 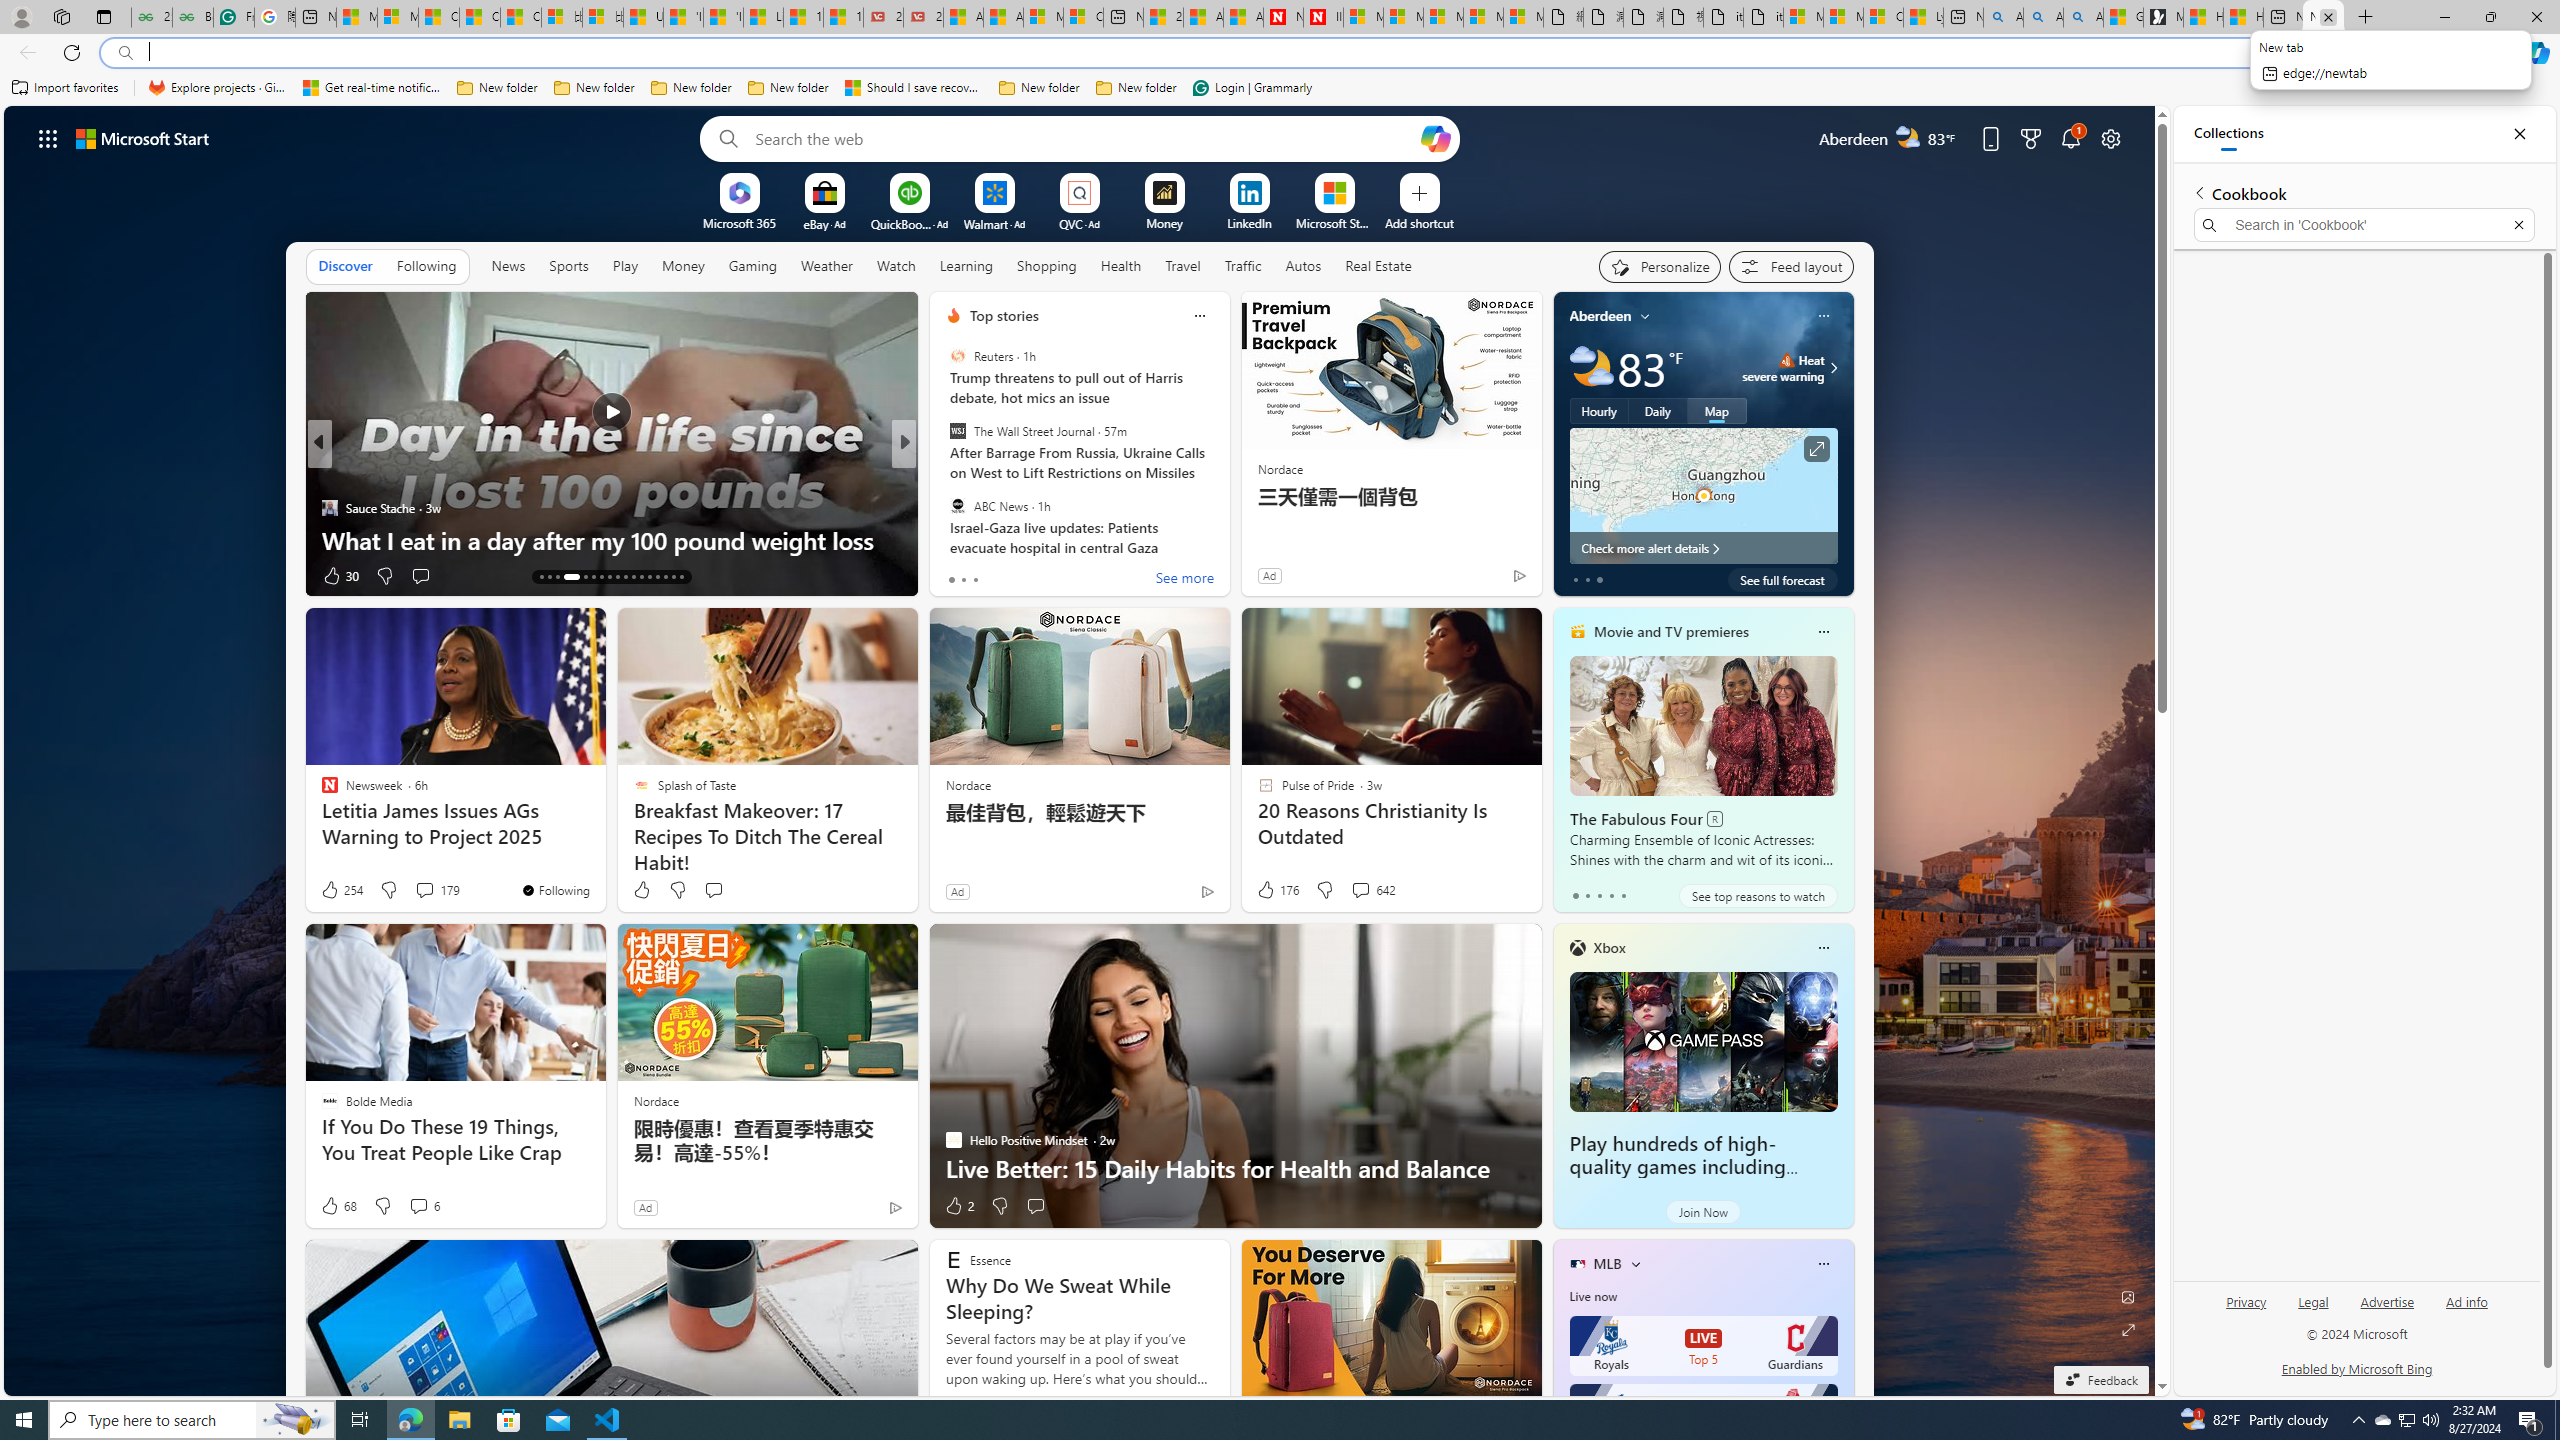 I want to click on 'Travel', so click(x=1182, y=264).